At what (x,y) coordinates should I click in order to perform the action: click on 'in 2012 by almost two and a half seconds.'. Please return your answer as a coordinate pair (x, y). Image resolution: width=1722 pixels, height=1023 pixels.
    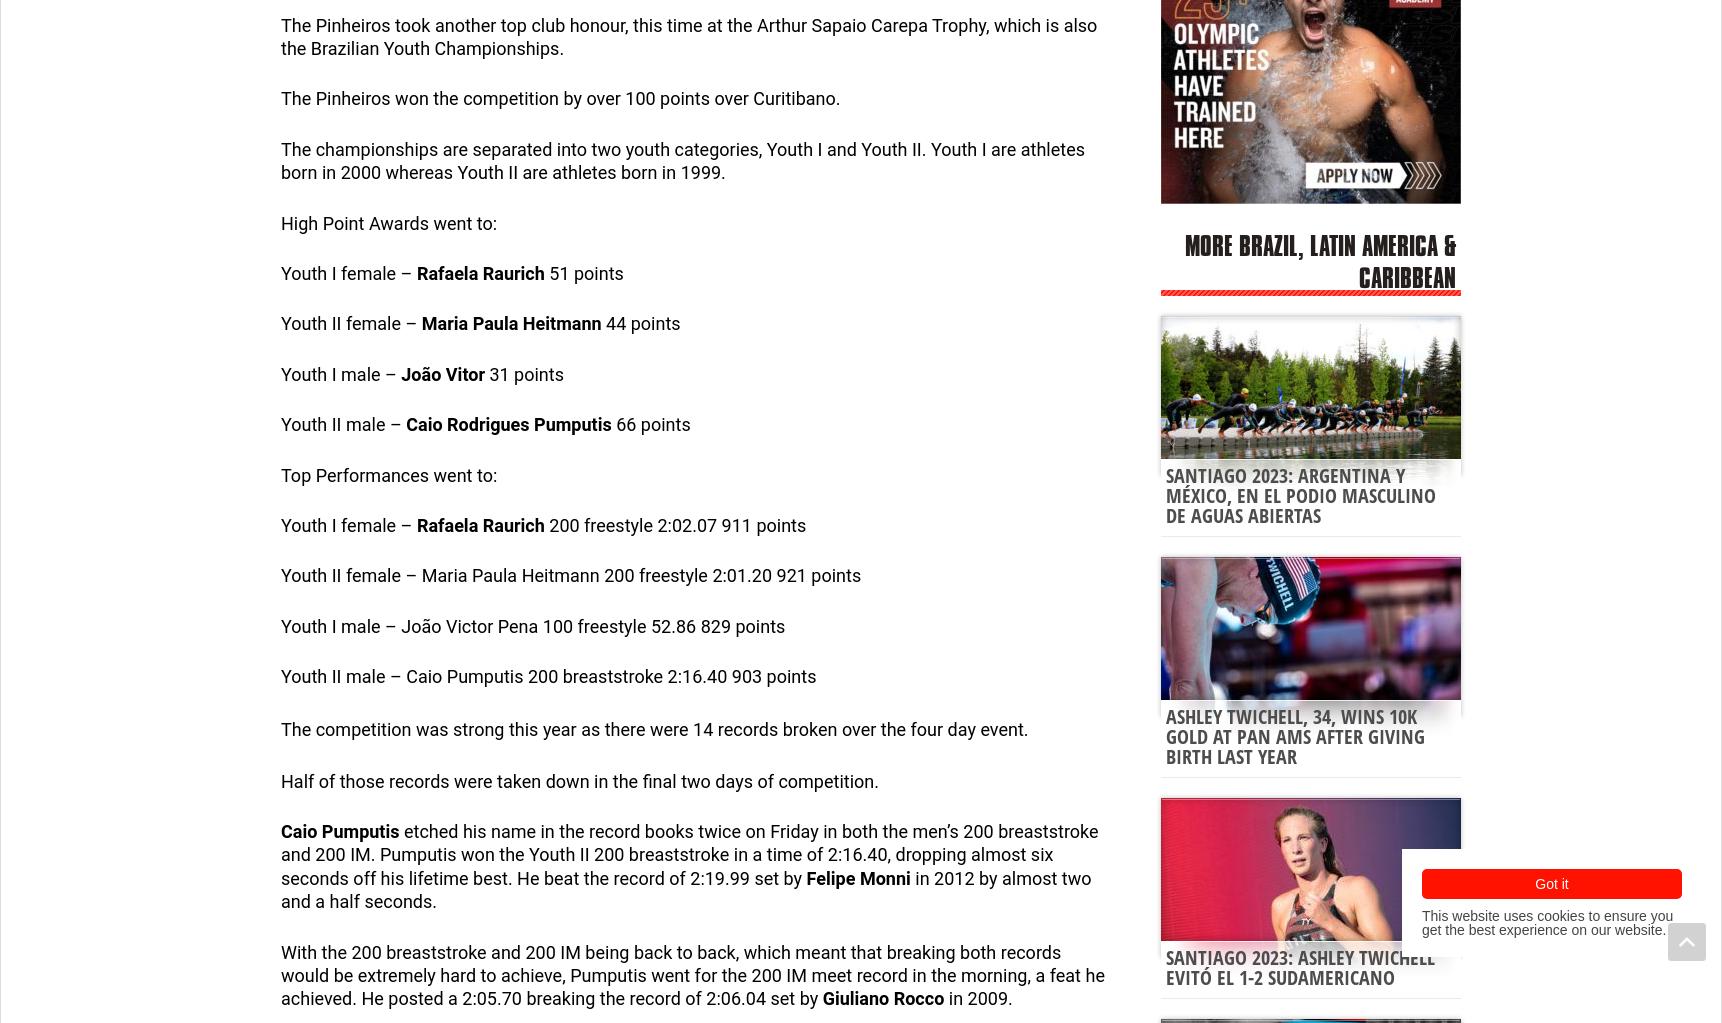
    Looking at the image, I should click on (685, 889).